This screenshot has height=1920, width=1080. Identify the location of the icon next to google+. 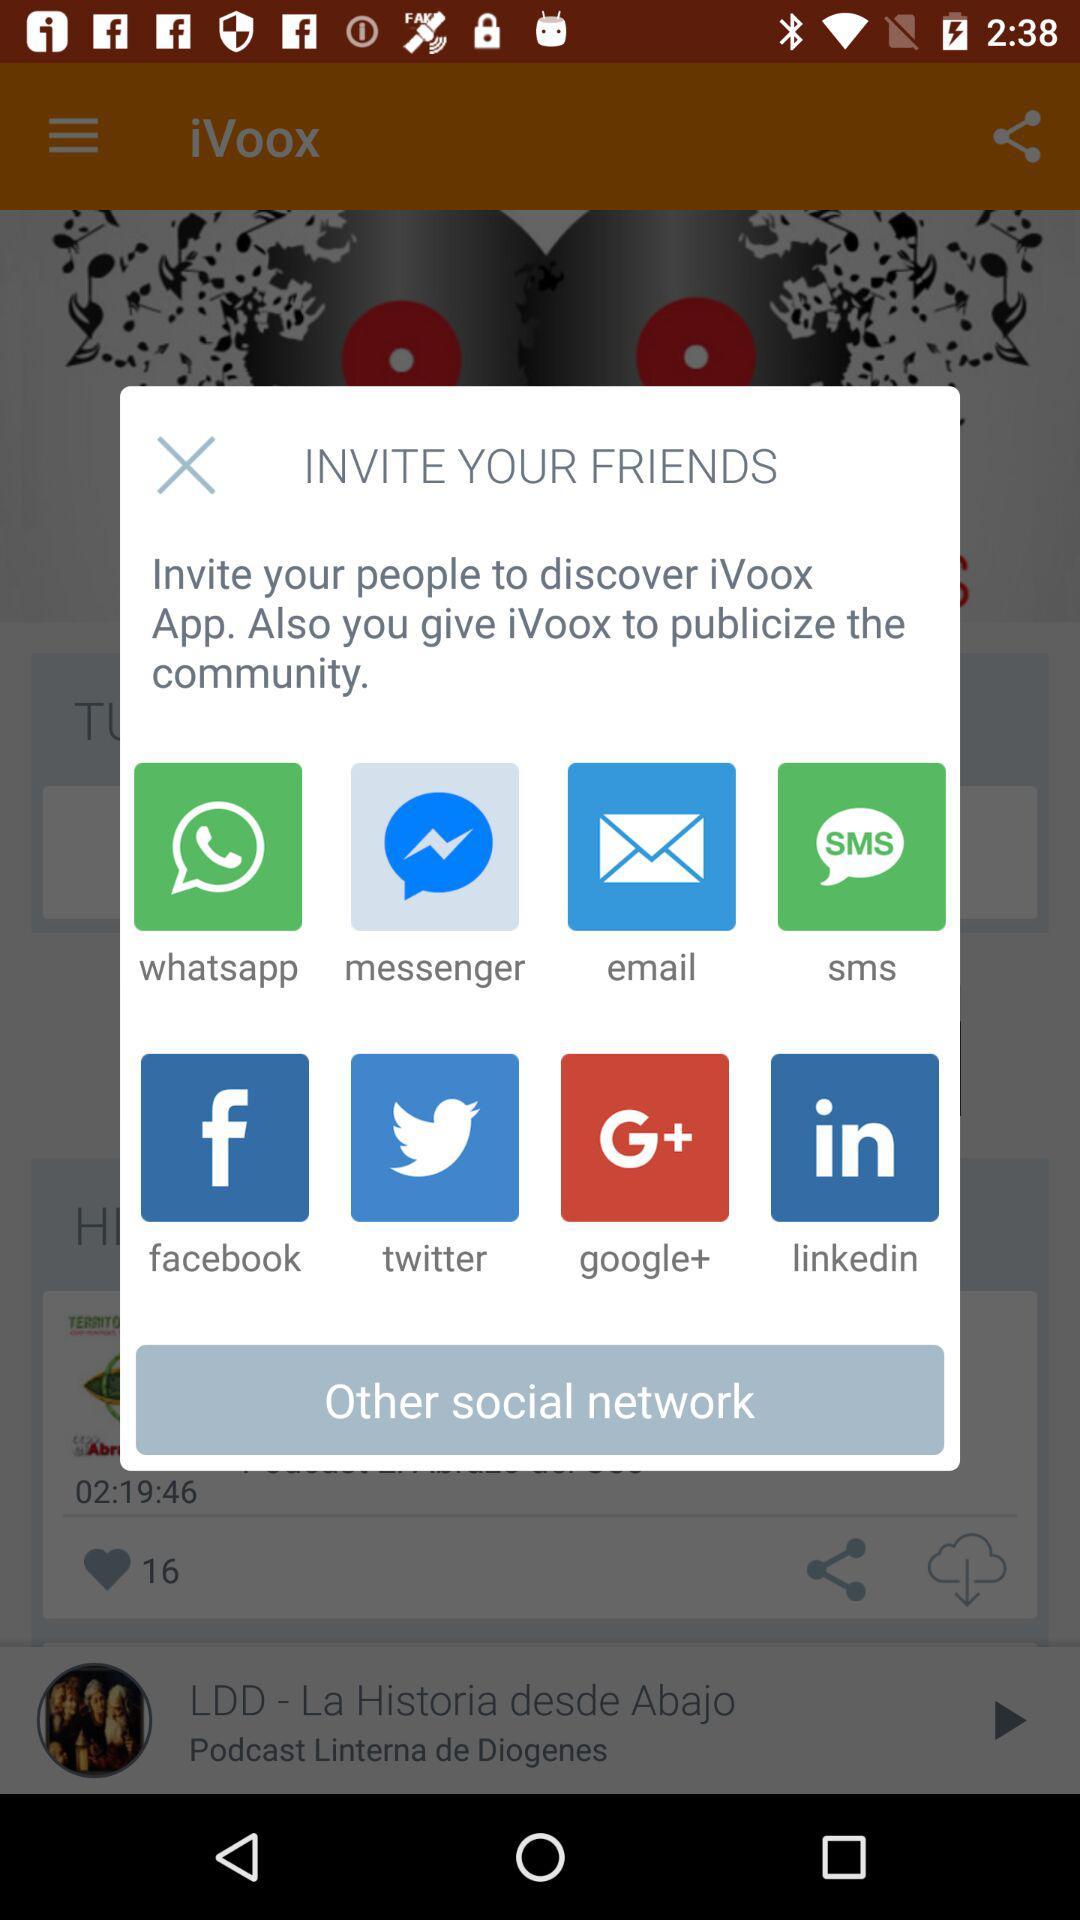
(434, 1167).